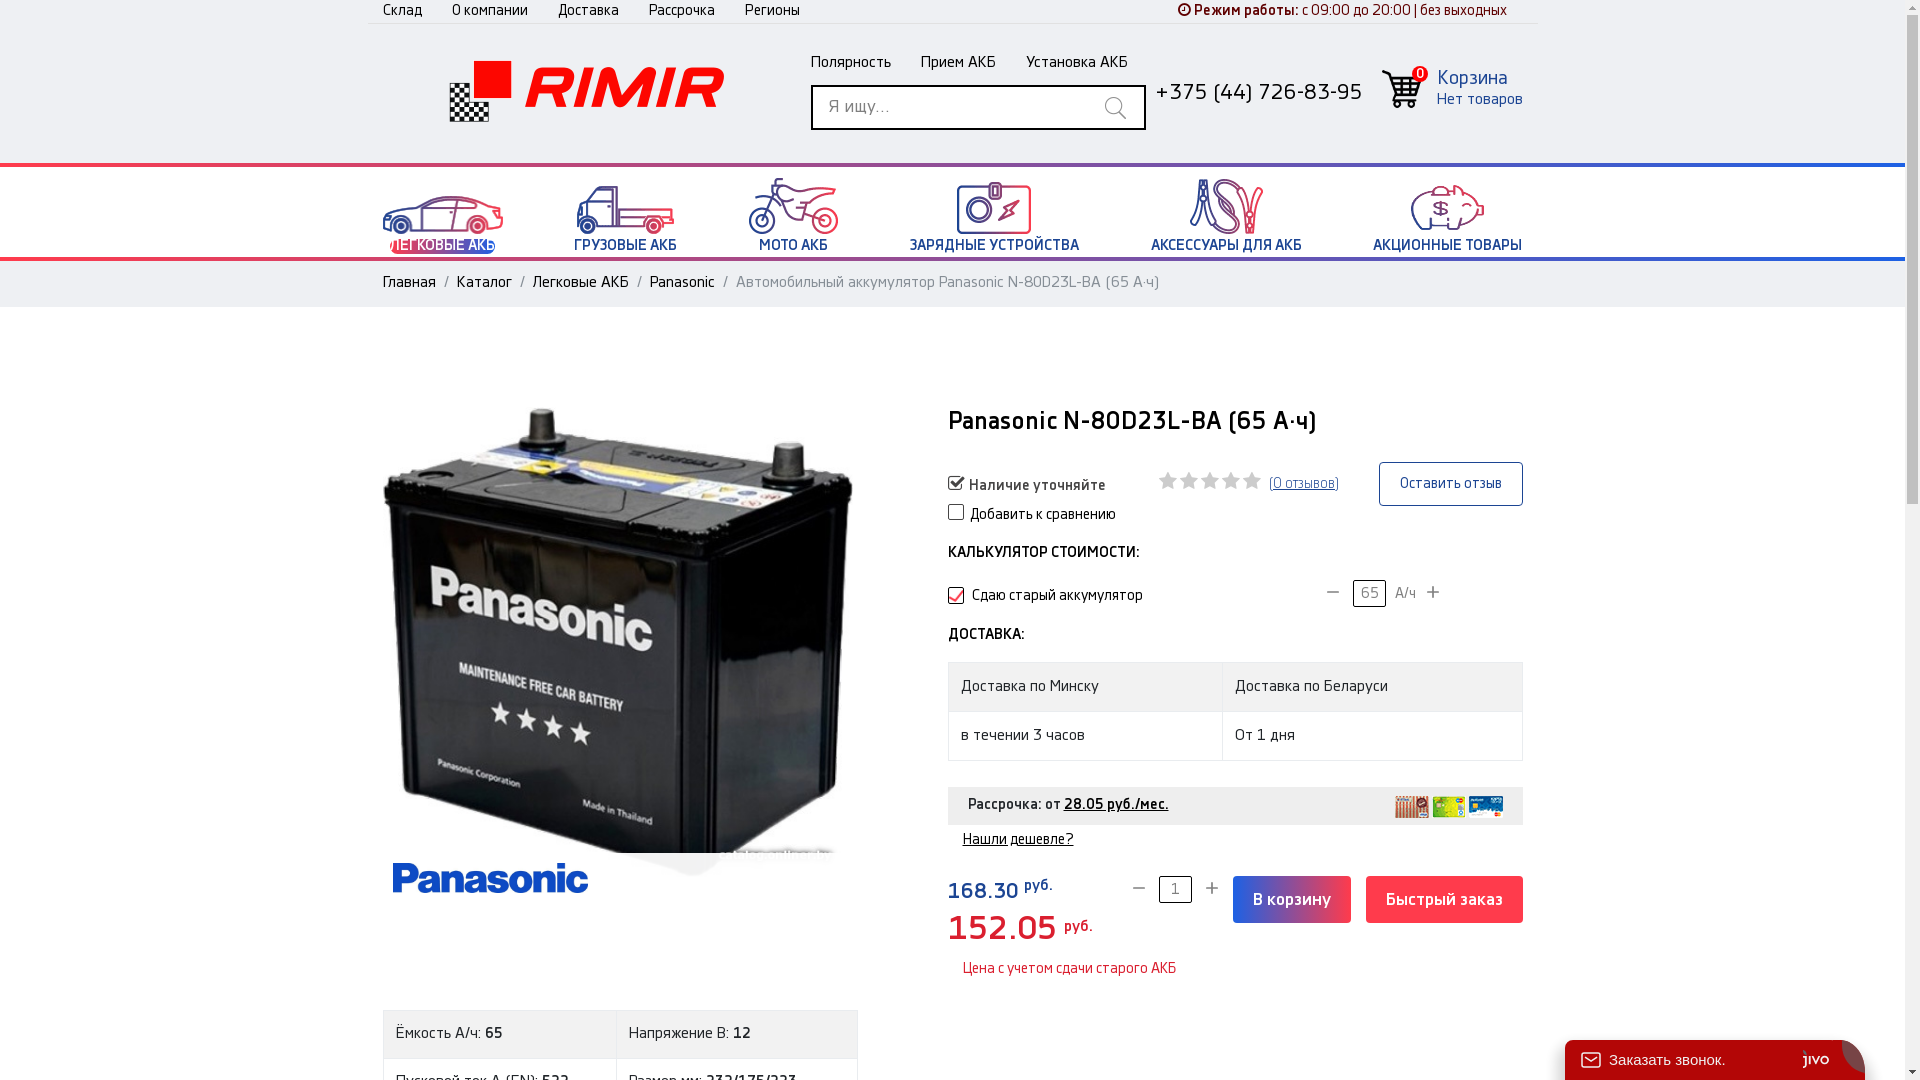 The image size is (1920, 1080). What do you see at coordinates (682, 281) in the screenshot?
I see `'Panasonic'` at bounding box center [682, 281].